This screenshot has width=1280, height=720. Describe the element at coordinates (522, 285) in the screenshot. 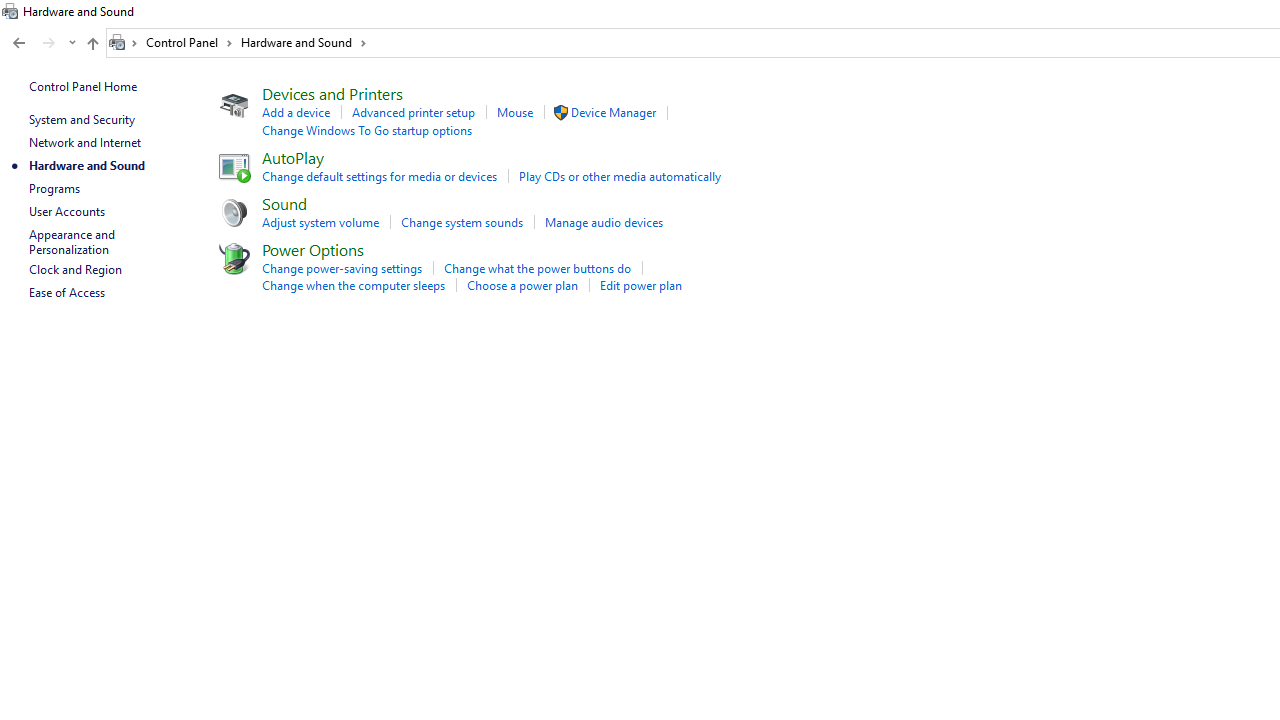

I see `'Choose a power plan'` at that location.